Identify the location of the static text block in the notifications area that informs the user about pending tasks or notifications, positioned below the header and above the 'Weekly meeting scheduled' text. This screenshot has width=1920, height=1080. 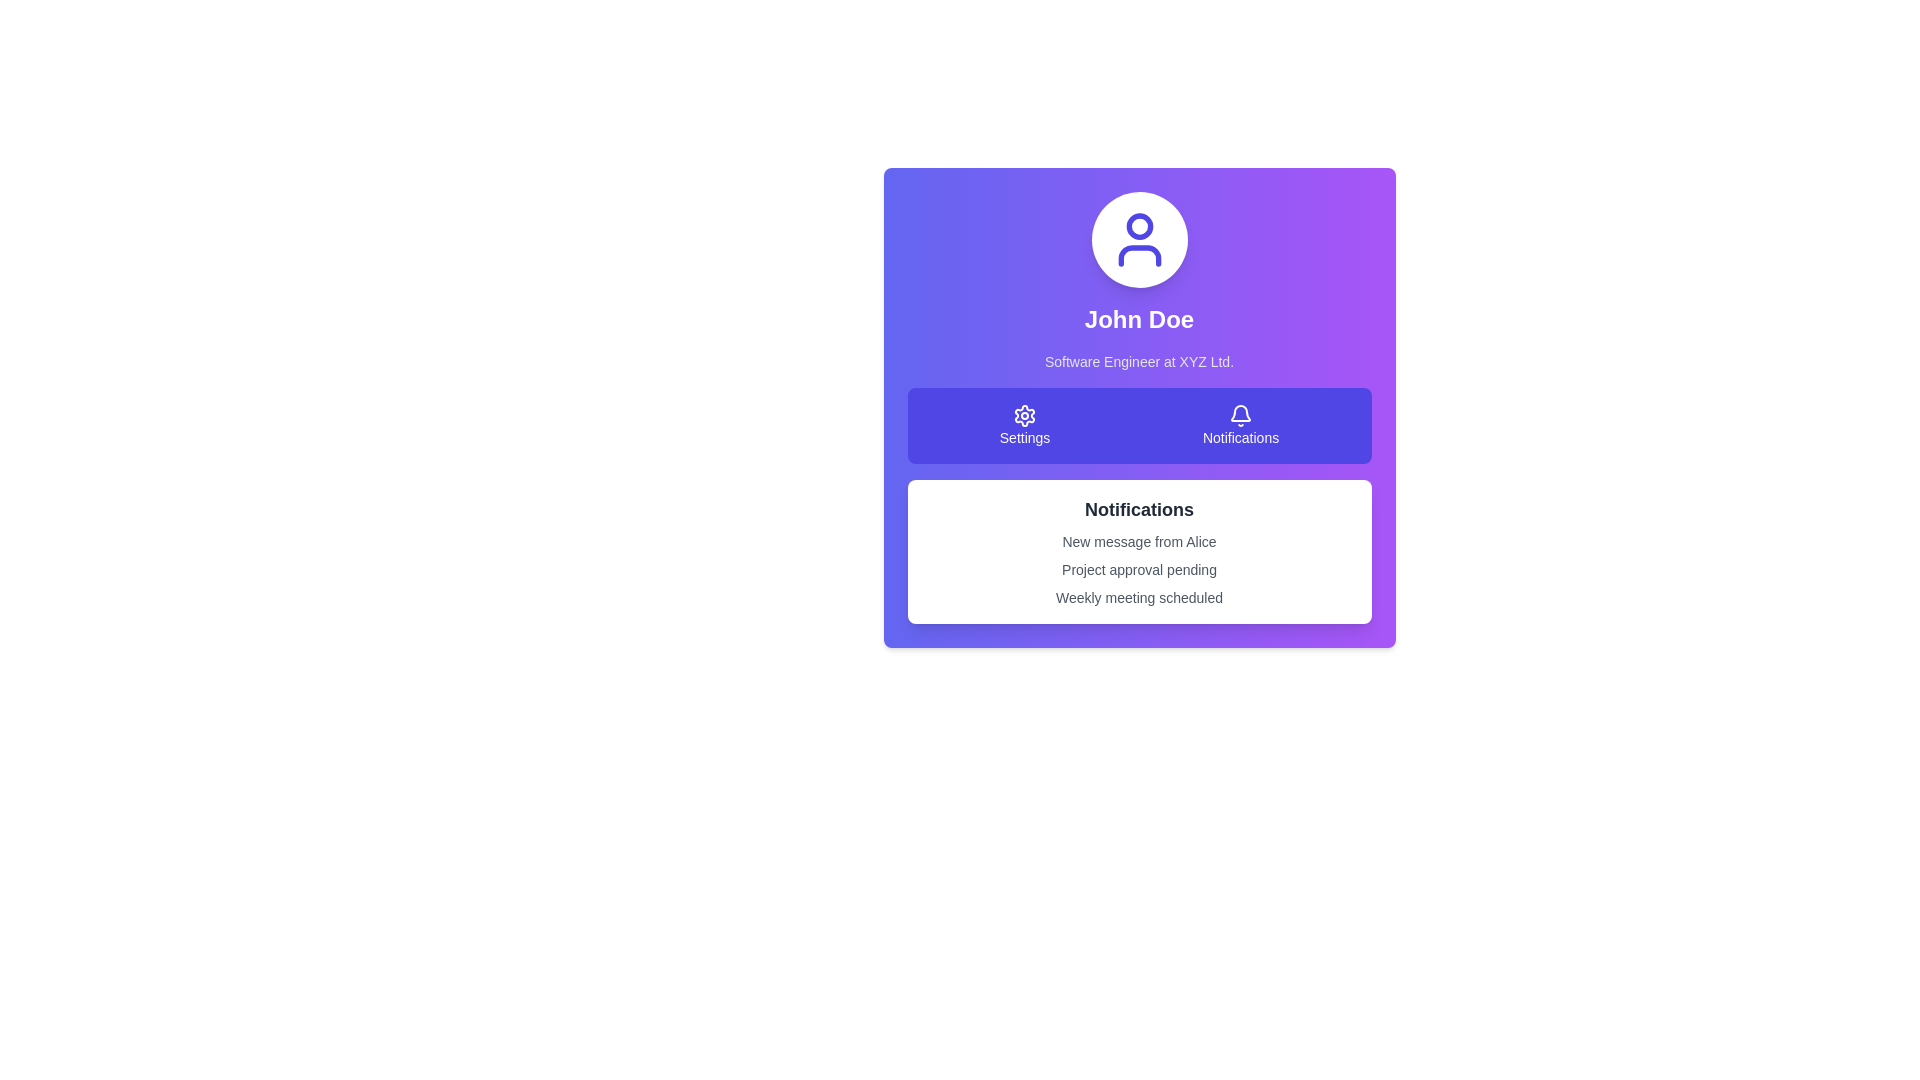
(1139, 570).